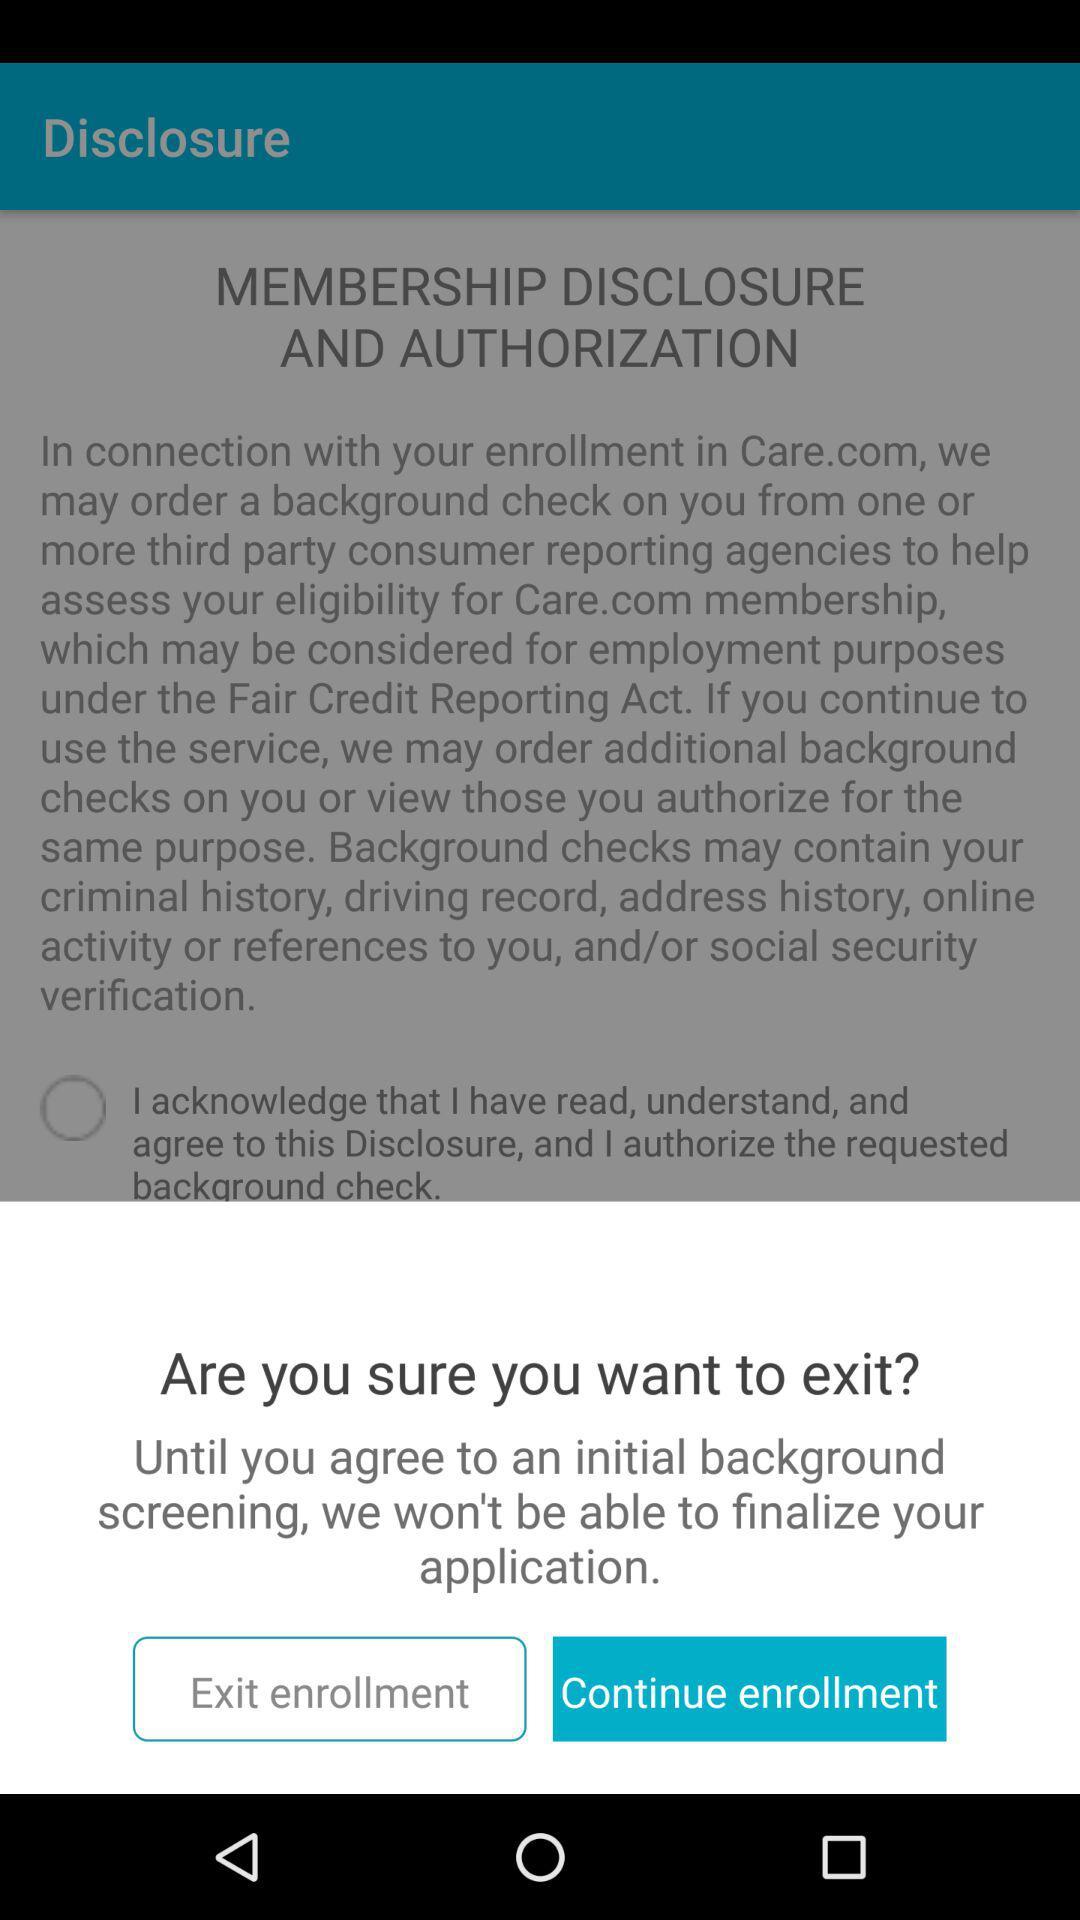 This screenshot has width=1080, height=1920. What do you see at coordinates (328, 1688) in the screenshot?
I see `item at the bottom left corner` at bounding box center [328, 1688].